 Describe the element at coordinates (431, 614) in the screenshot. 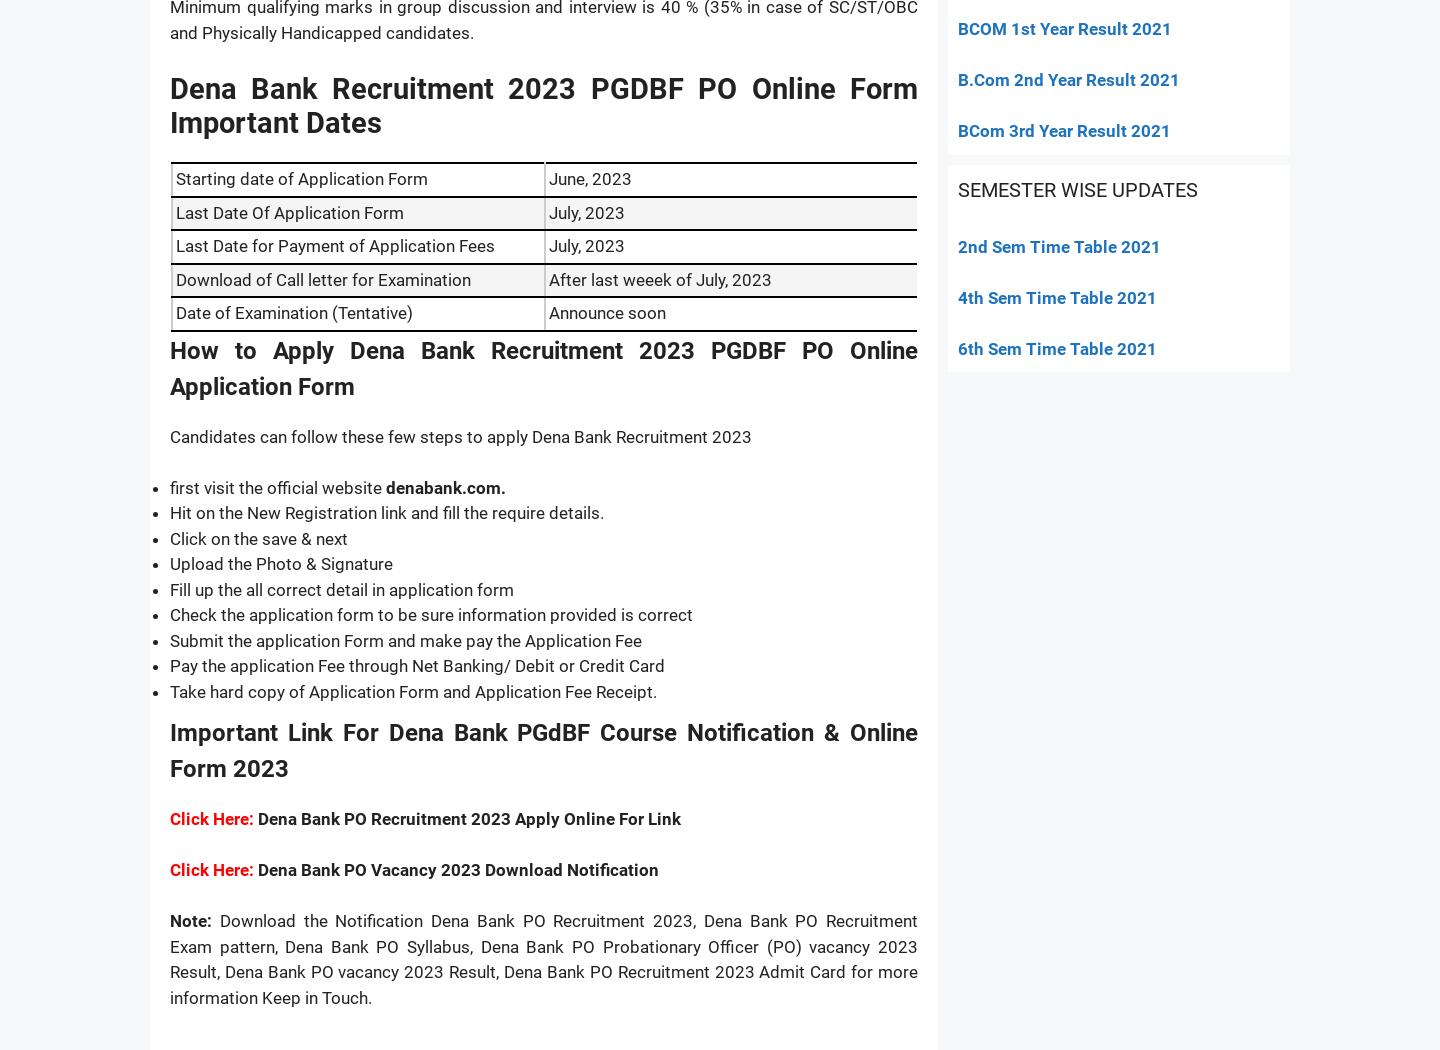

I see `'Check the application form to be sure information provided is correct'` at that location.